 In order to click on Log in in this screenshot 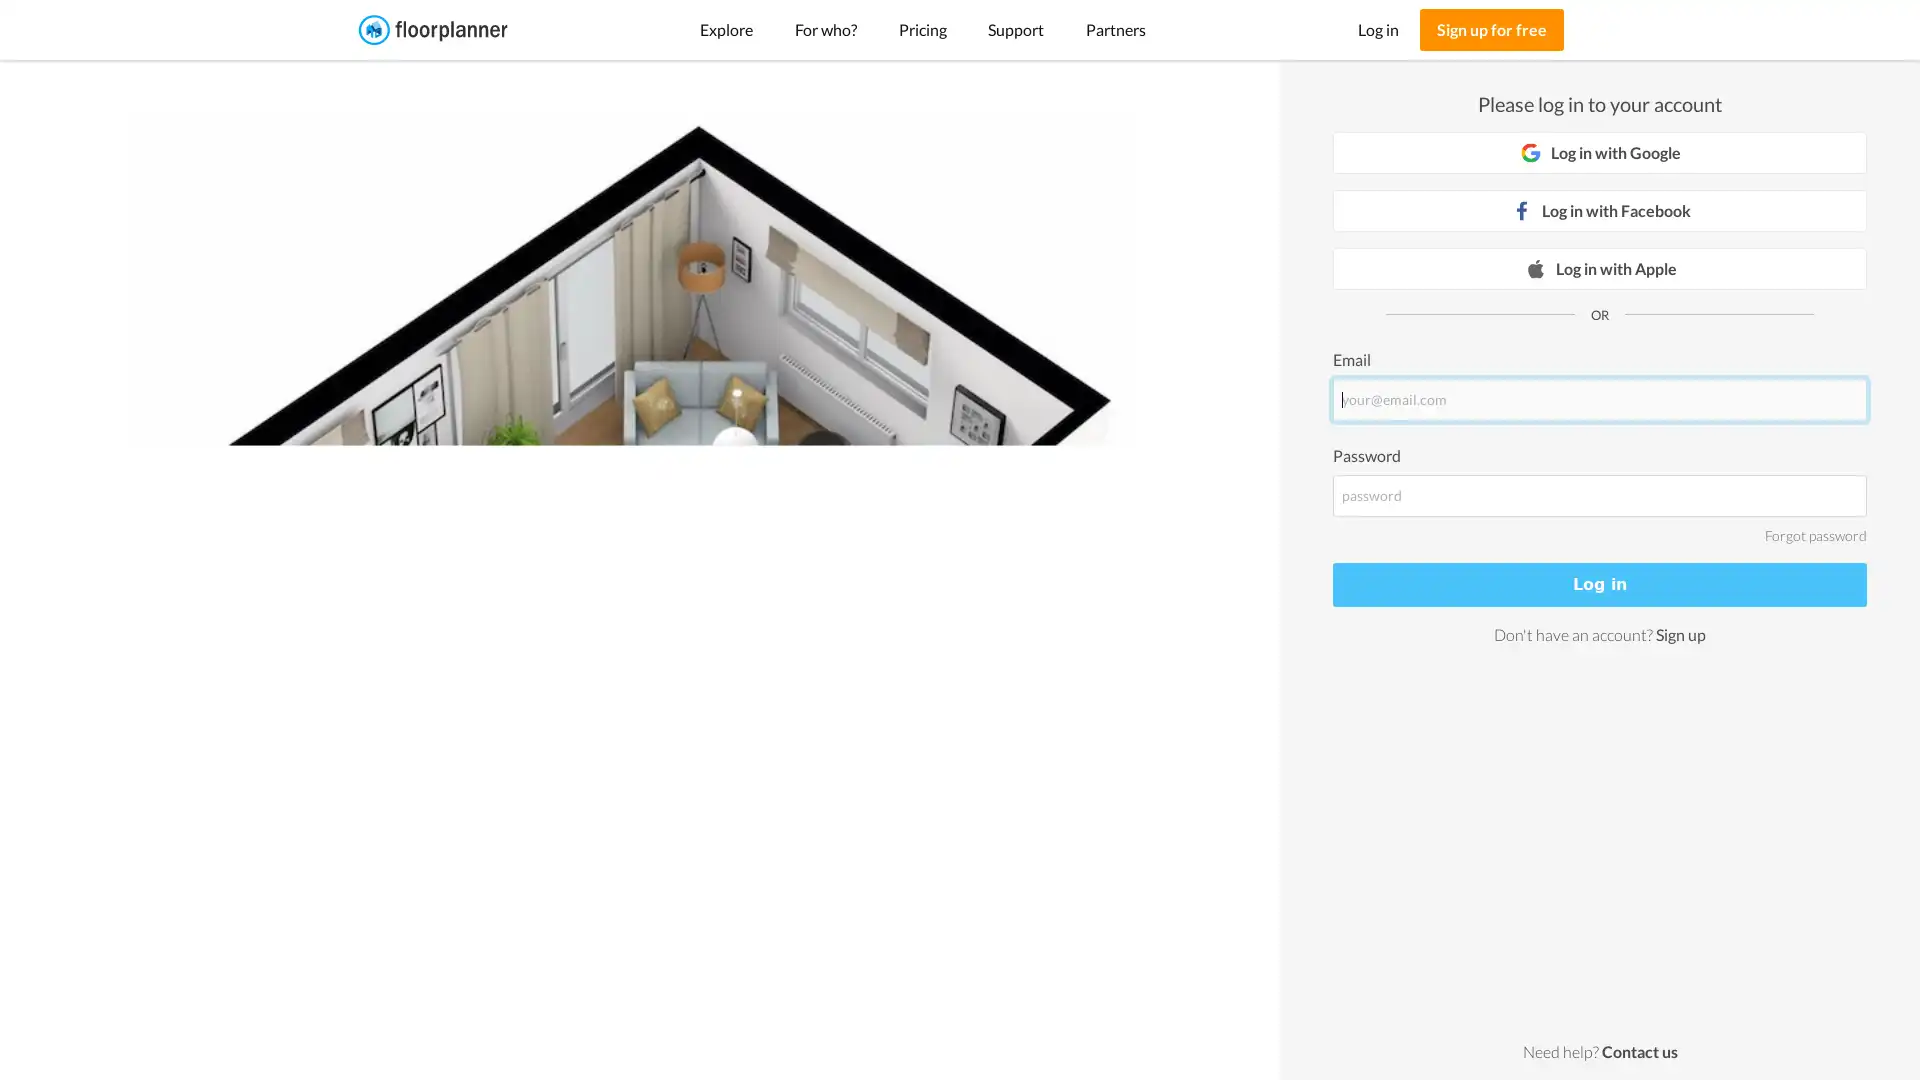, I will do `click(1598, 584)`.